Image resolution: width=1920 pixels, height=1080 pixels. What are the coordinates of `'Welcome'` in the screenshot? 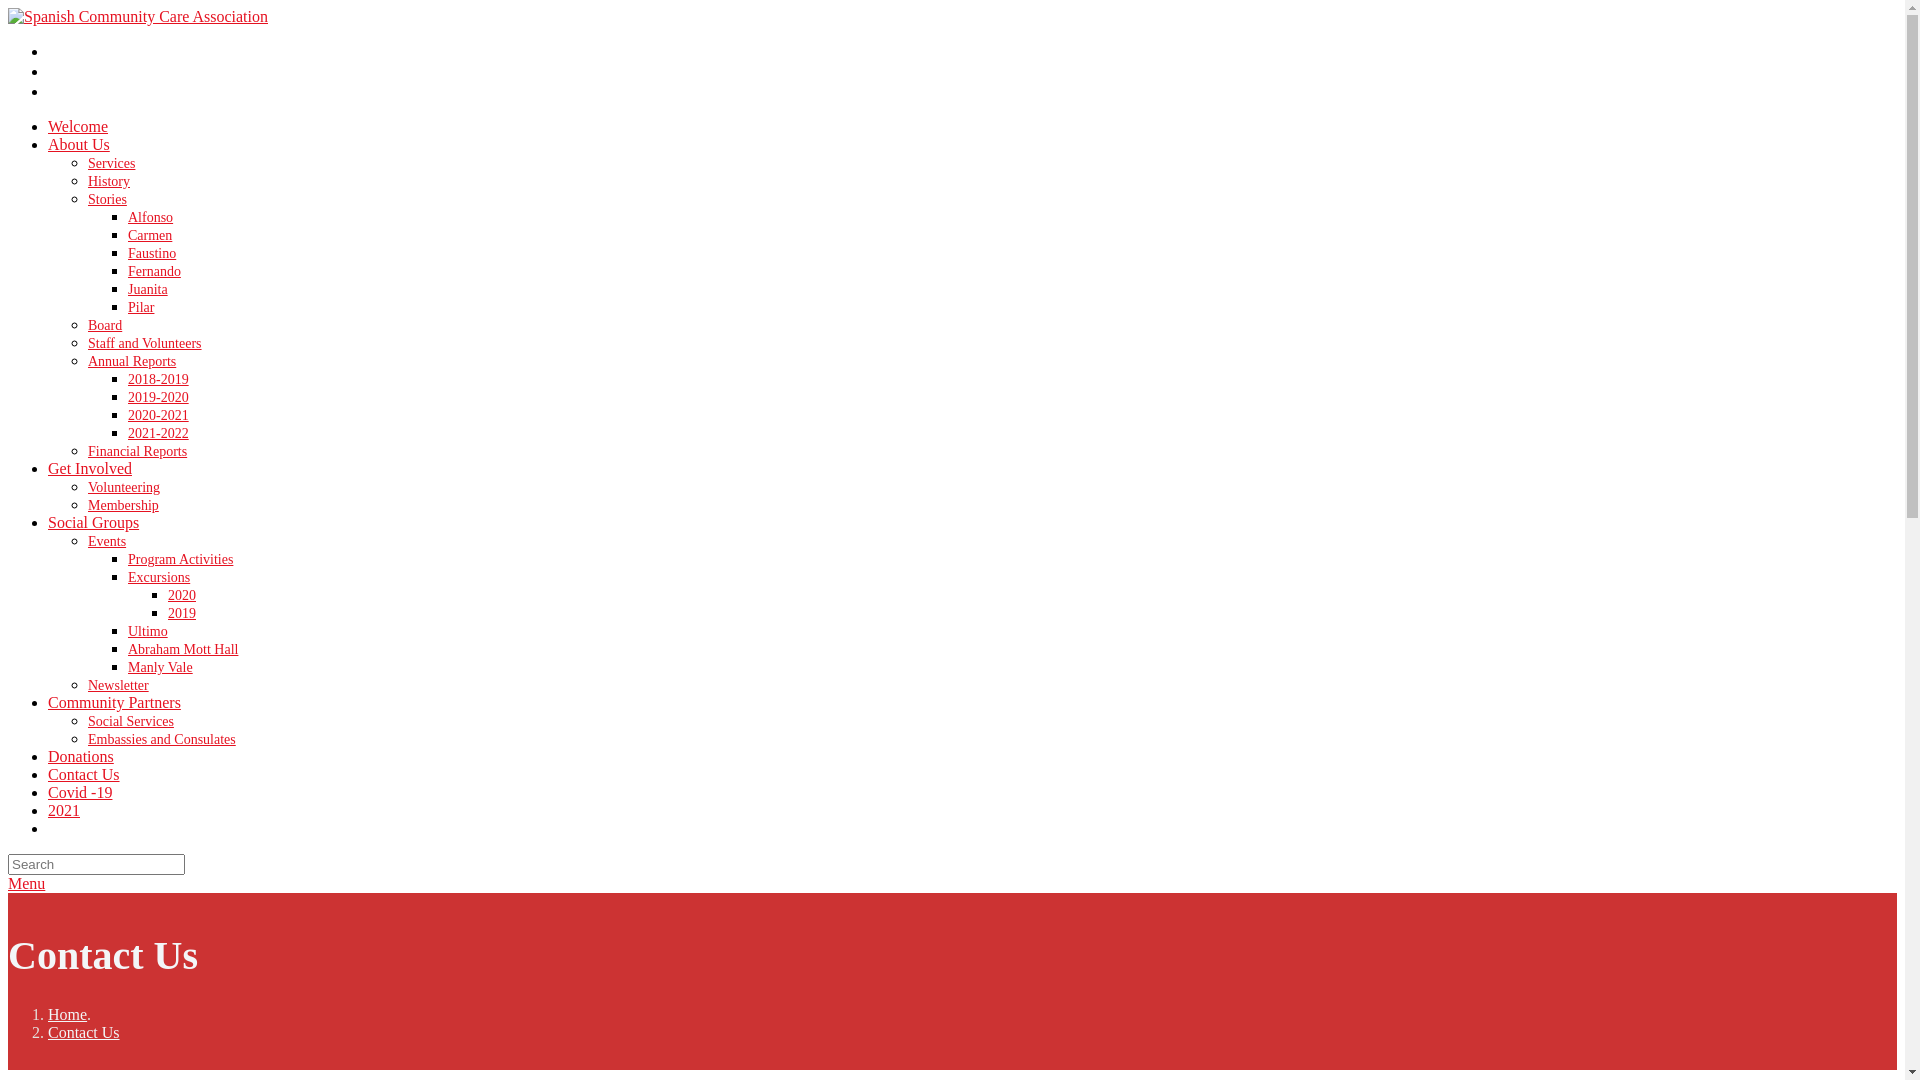 It's located at (77, 126).